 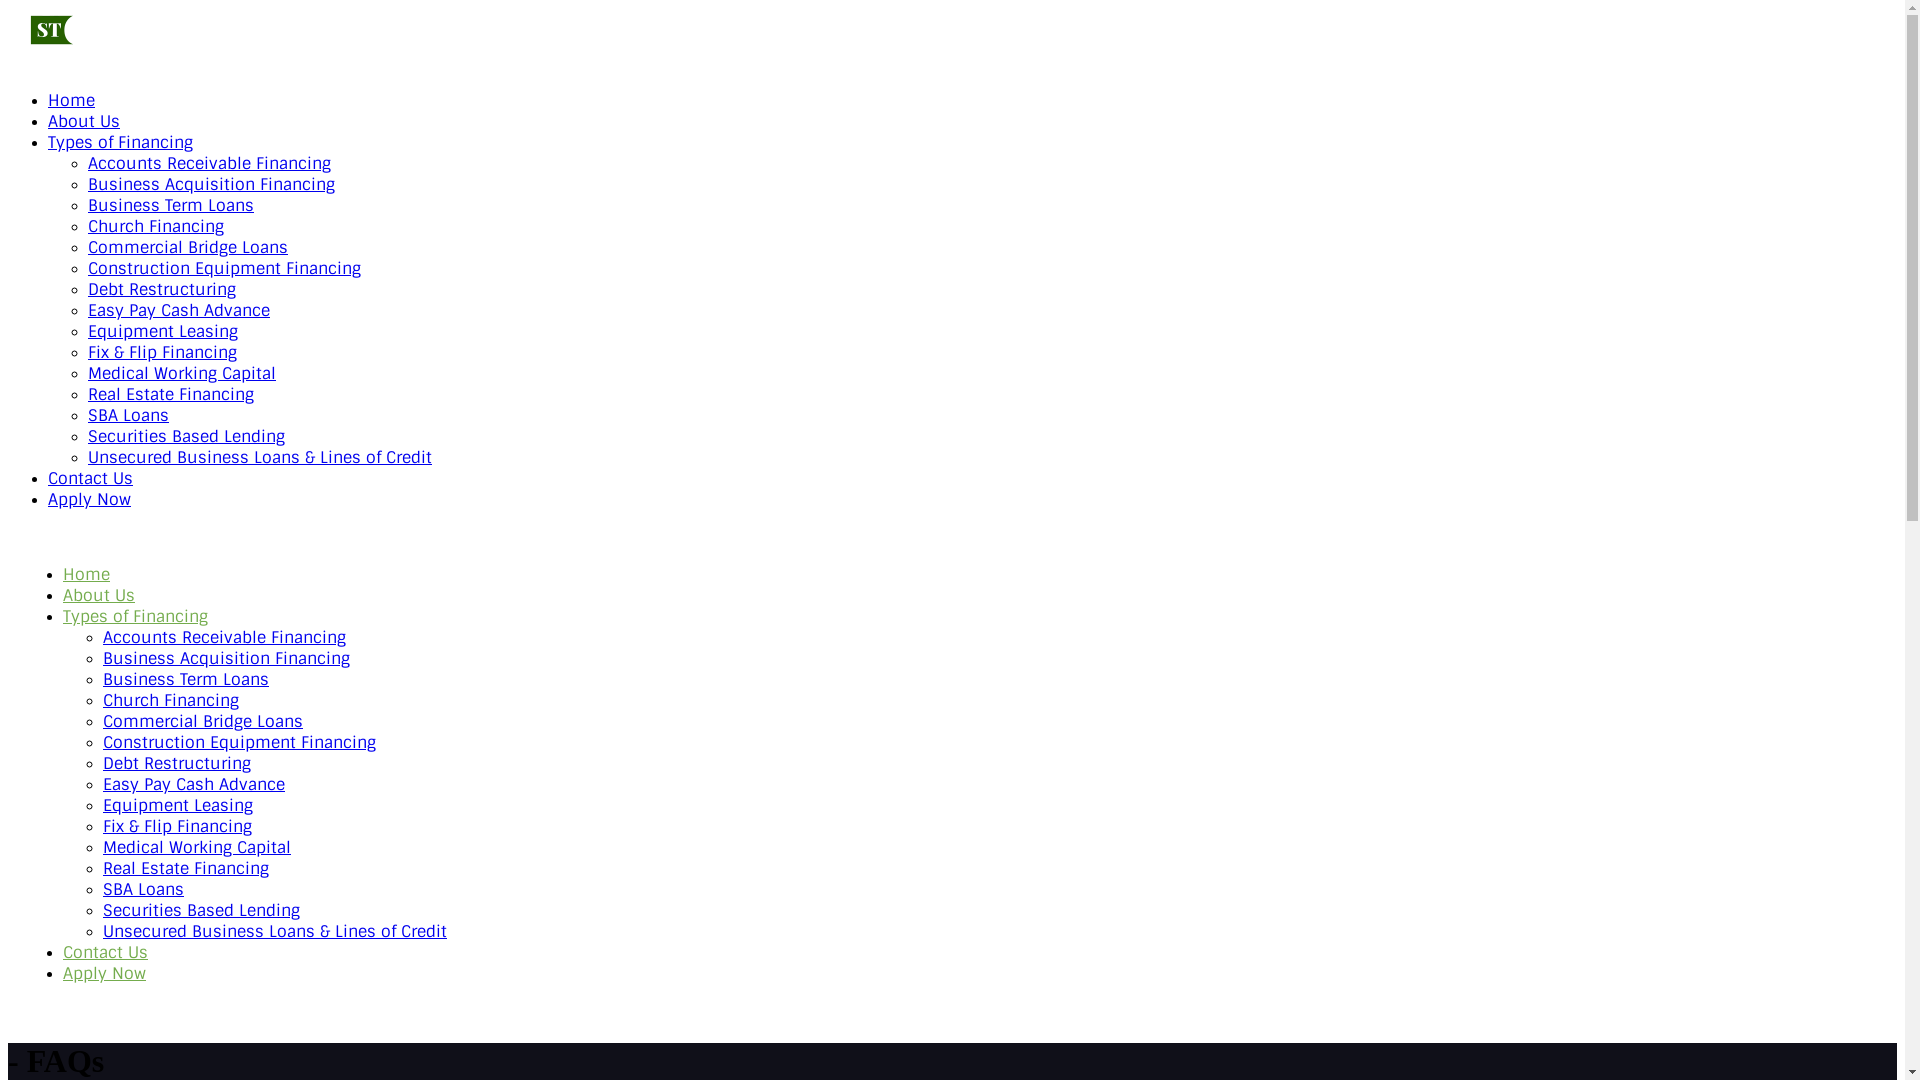 What do you see at coordinates (86, 351) in the screenshot?
I see `'Fix & Flip Financing'` at bounding box center [86, 351].